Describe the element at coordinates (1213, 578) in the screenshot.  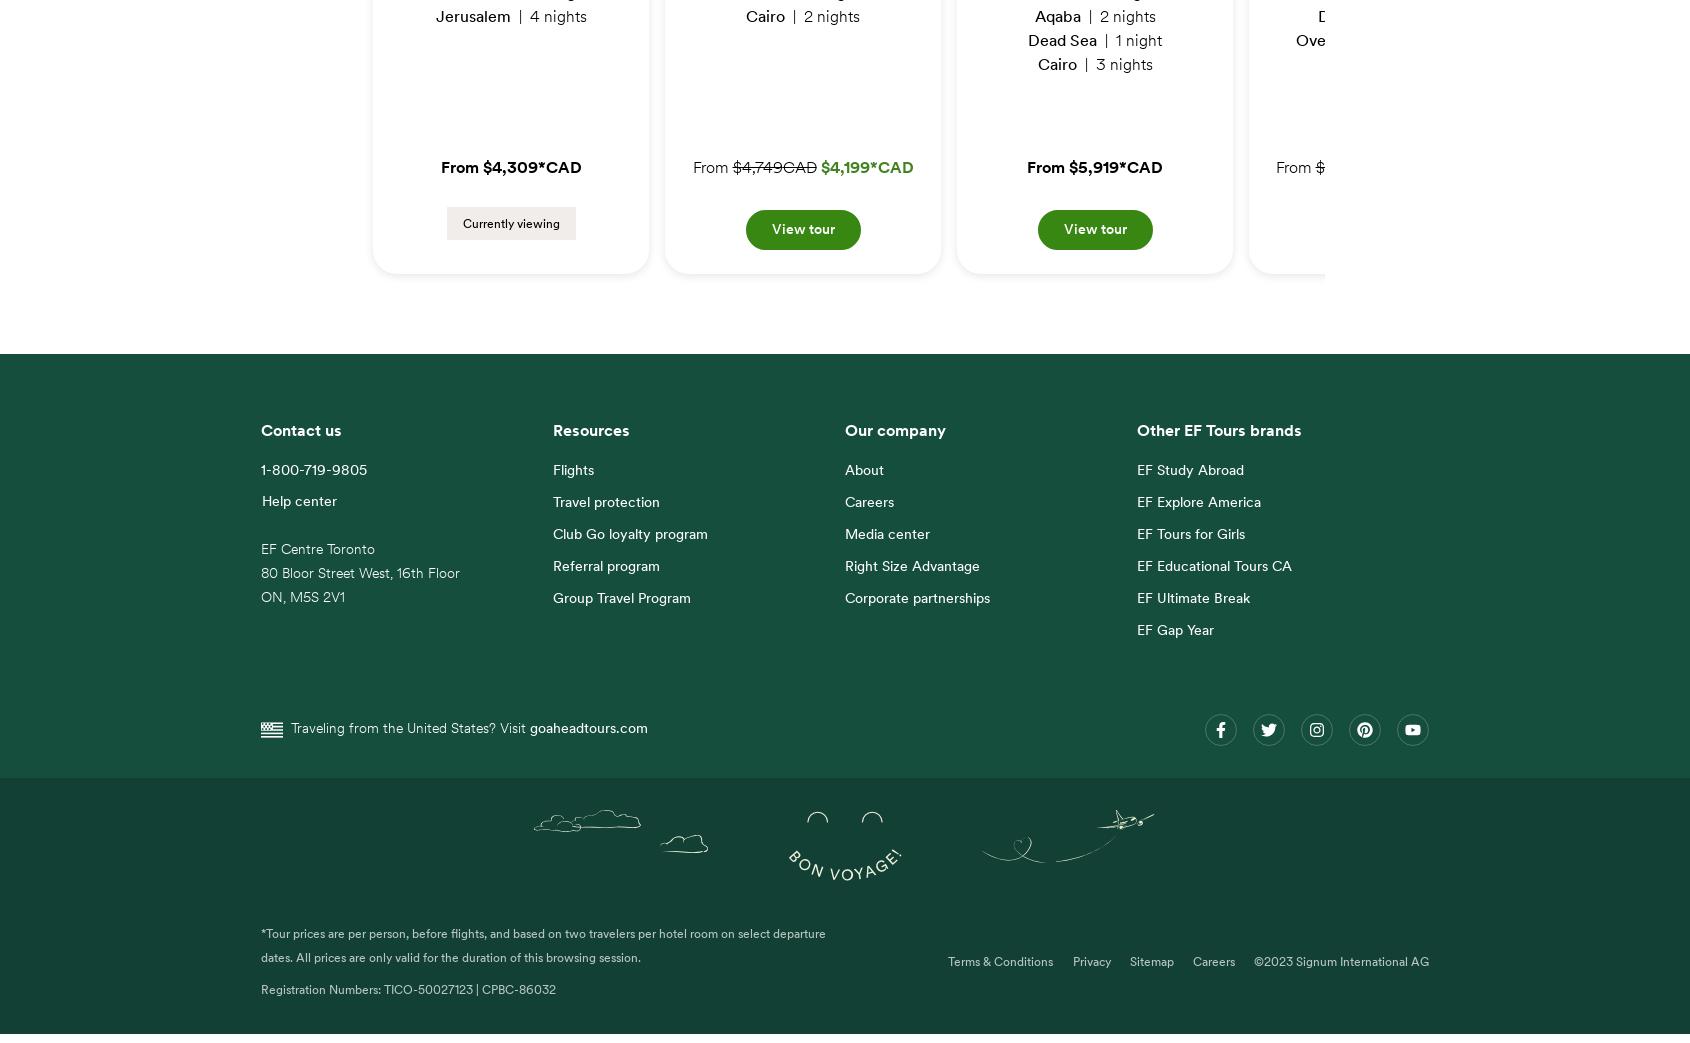
I see `'EF Educational Tours CA'` at that location.